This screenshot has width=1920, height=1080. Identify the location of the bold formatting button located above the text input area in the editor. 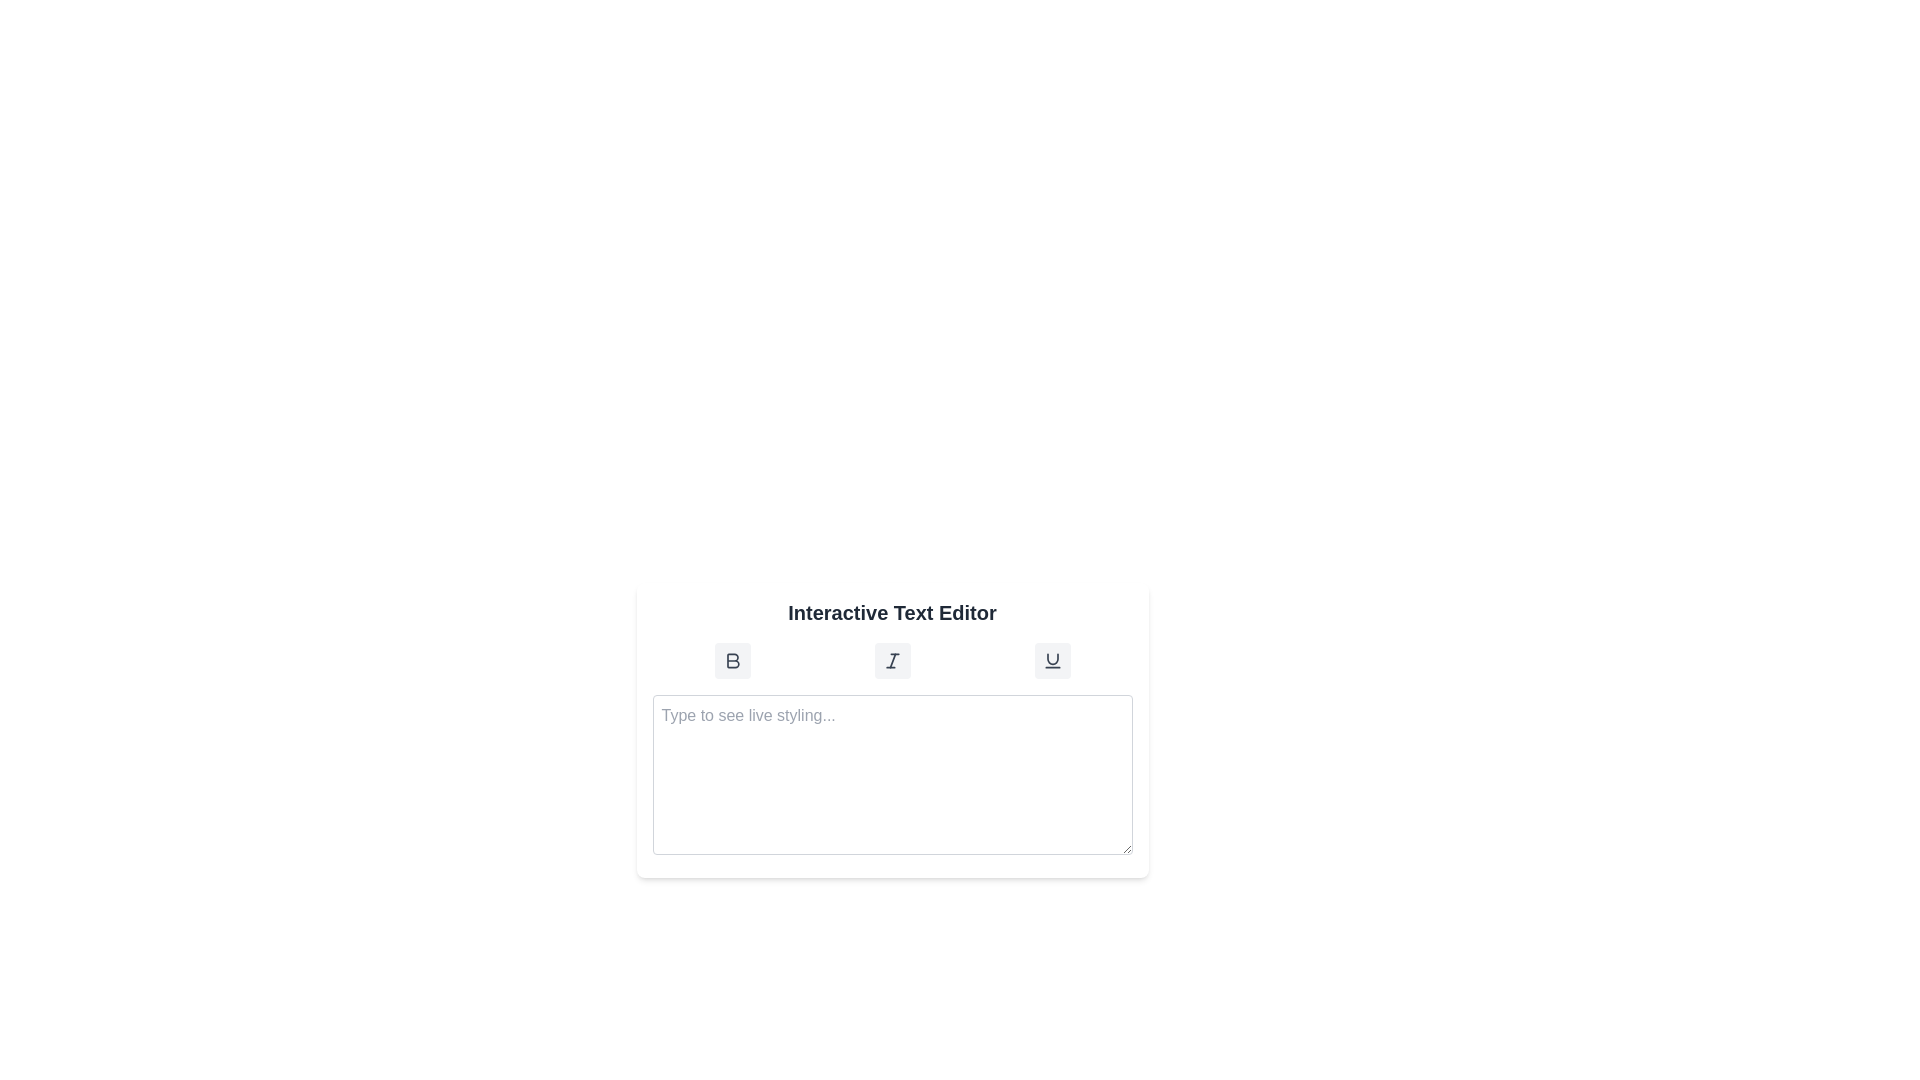
(731, 660).